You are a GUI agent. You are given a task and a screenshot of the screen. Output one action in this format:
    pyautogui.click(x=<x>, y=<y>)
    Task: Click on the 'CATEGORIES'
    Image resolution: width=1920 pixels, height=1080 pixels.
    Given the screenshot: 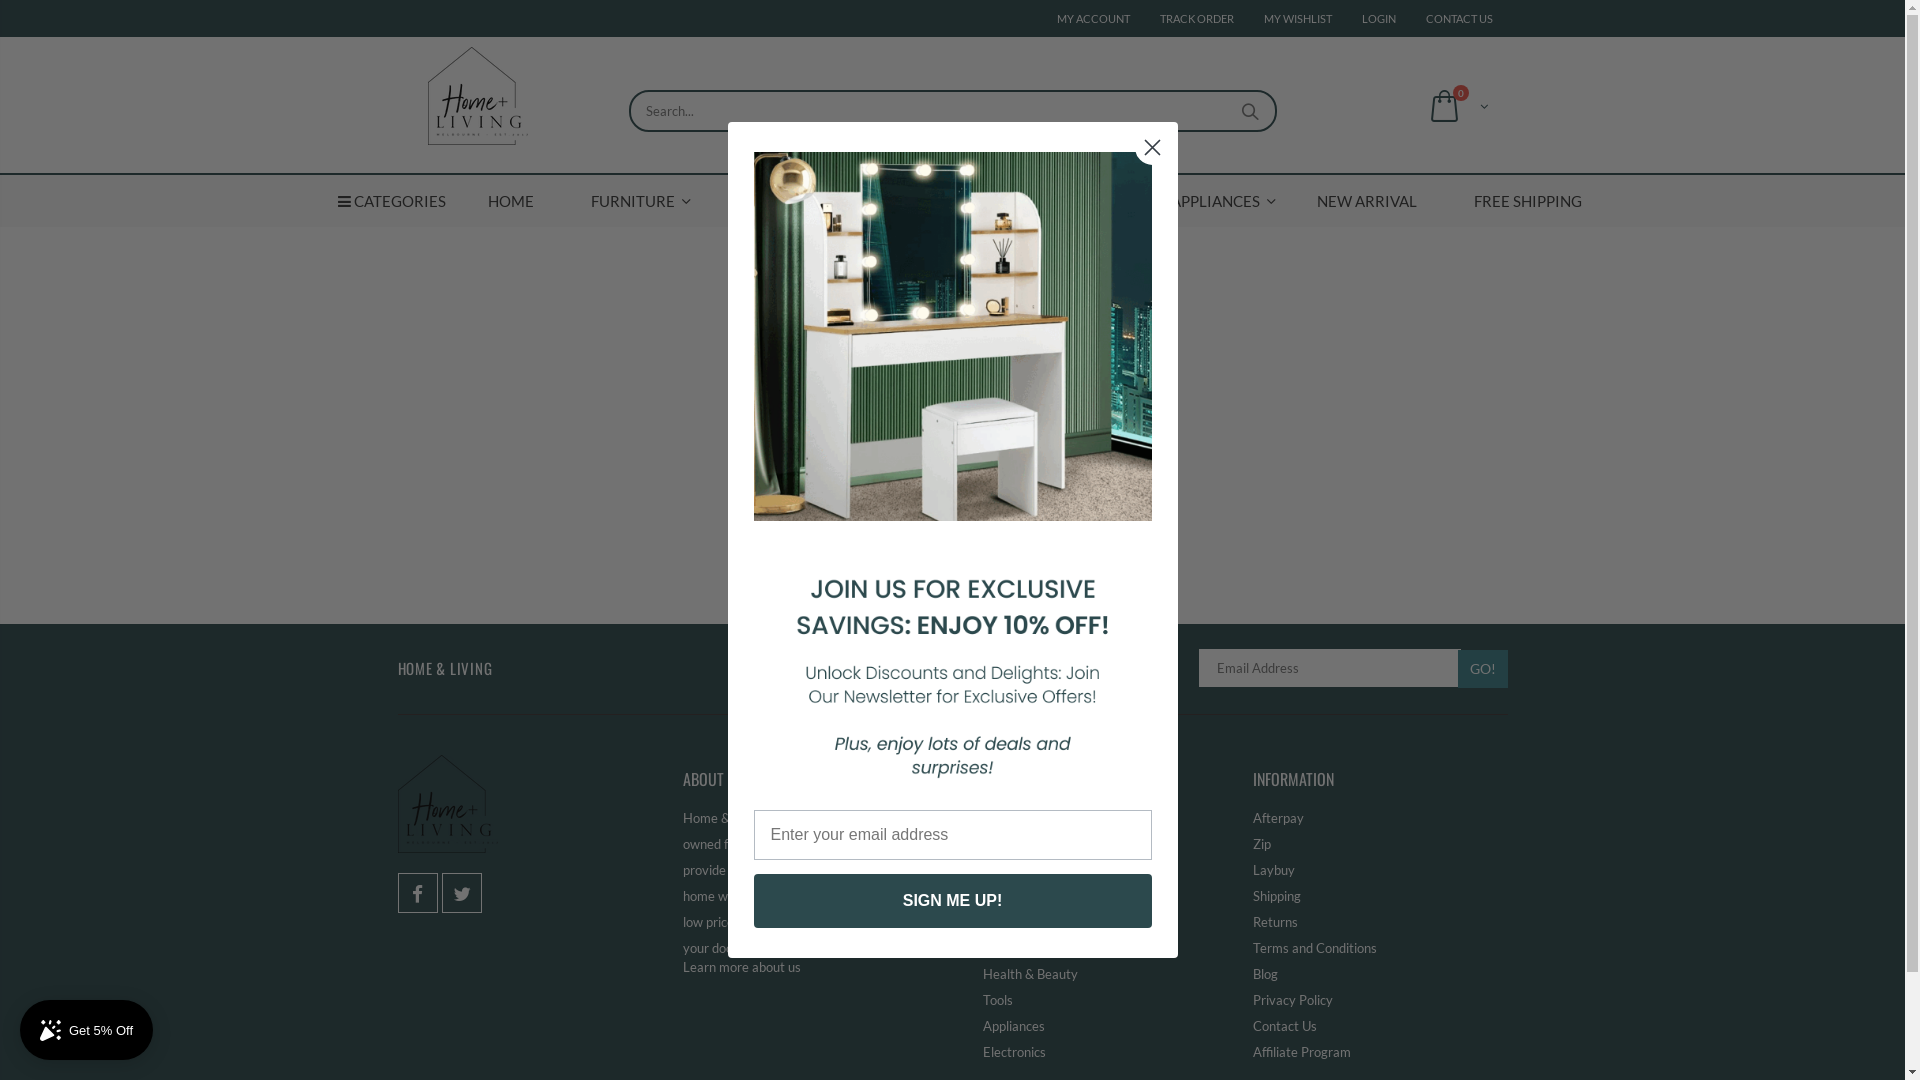 What is the action you would take?
    pyautogui.click(x=392, y=200)
    